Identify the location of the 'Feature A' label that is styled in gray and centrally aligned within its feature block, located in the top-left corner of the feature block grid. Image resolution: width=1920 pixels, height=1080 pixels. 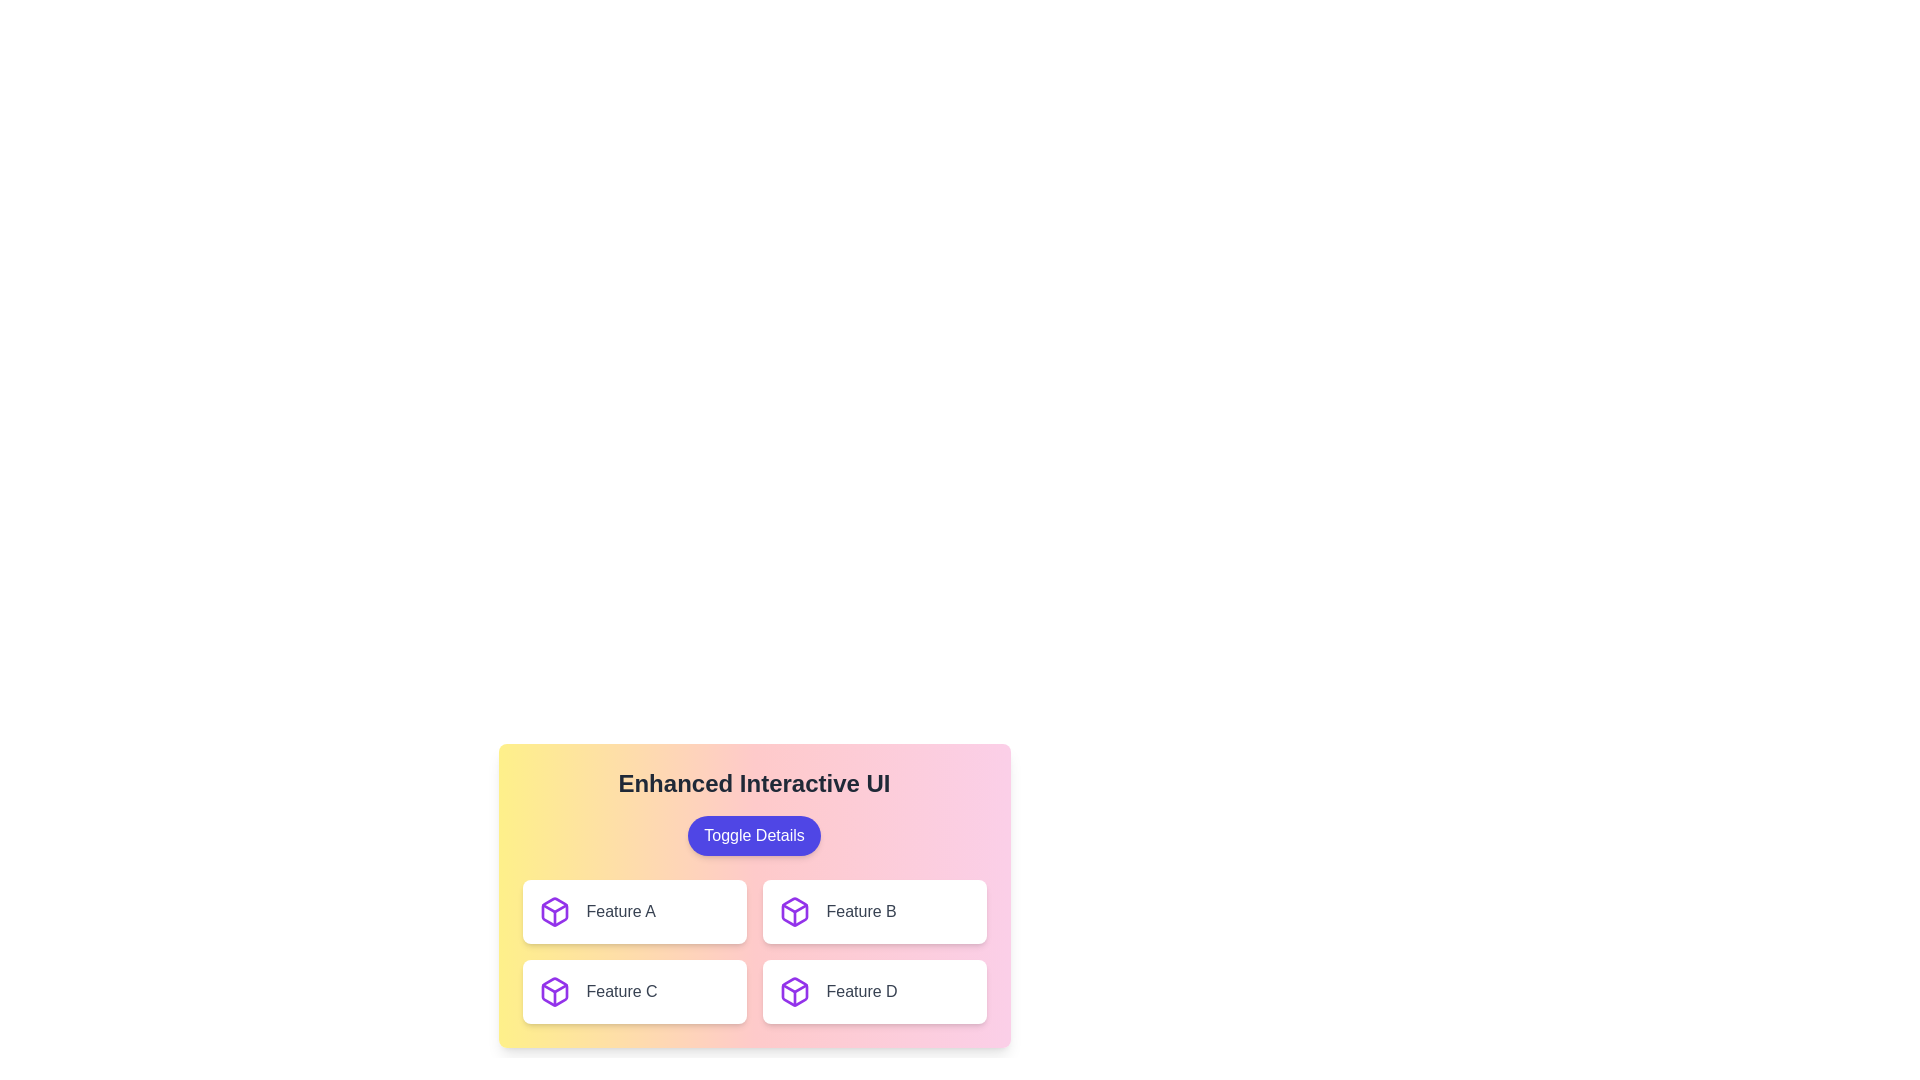
(620, 911).